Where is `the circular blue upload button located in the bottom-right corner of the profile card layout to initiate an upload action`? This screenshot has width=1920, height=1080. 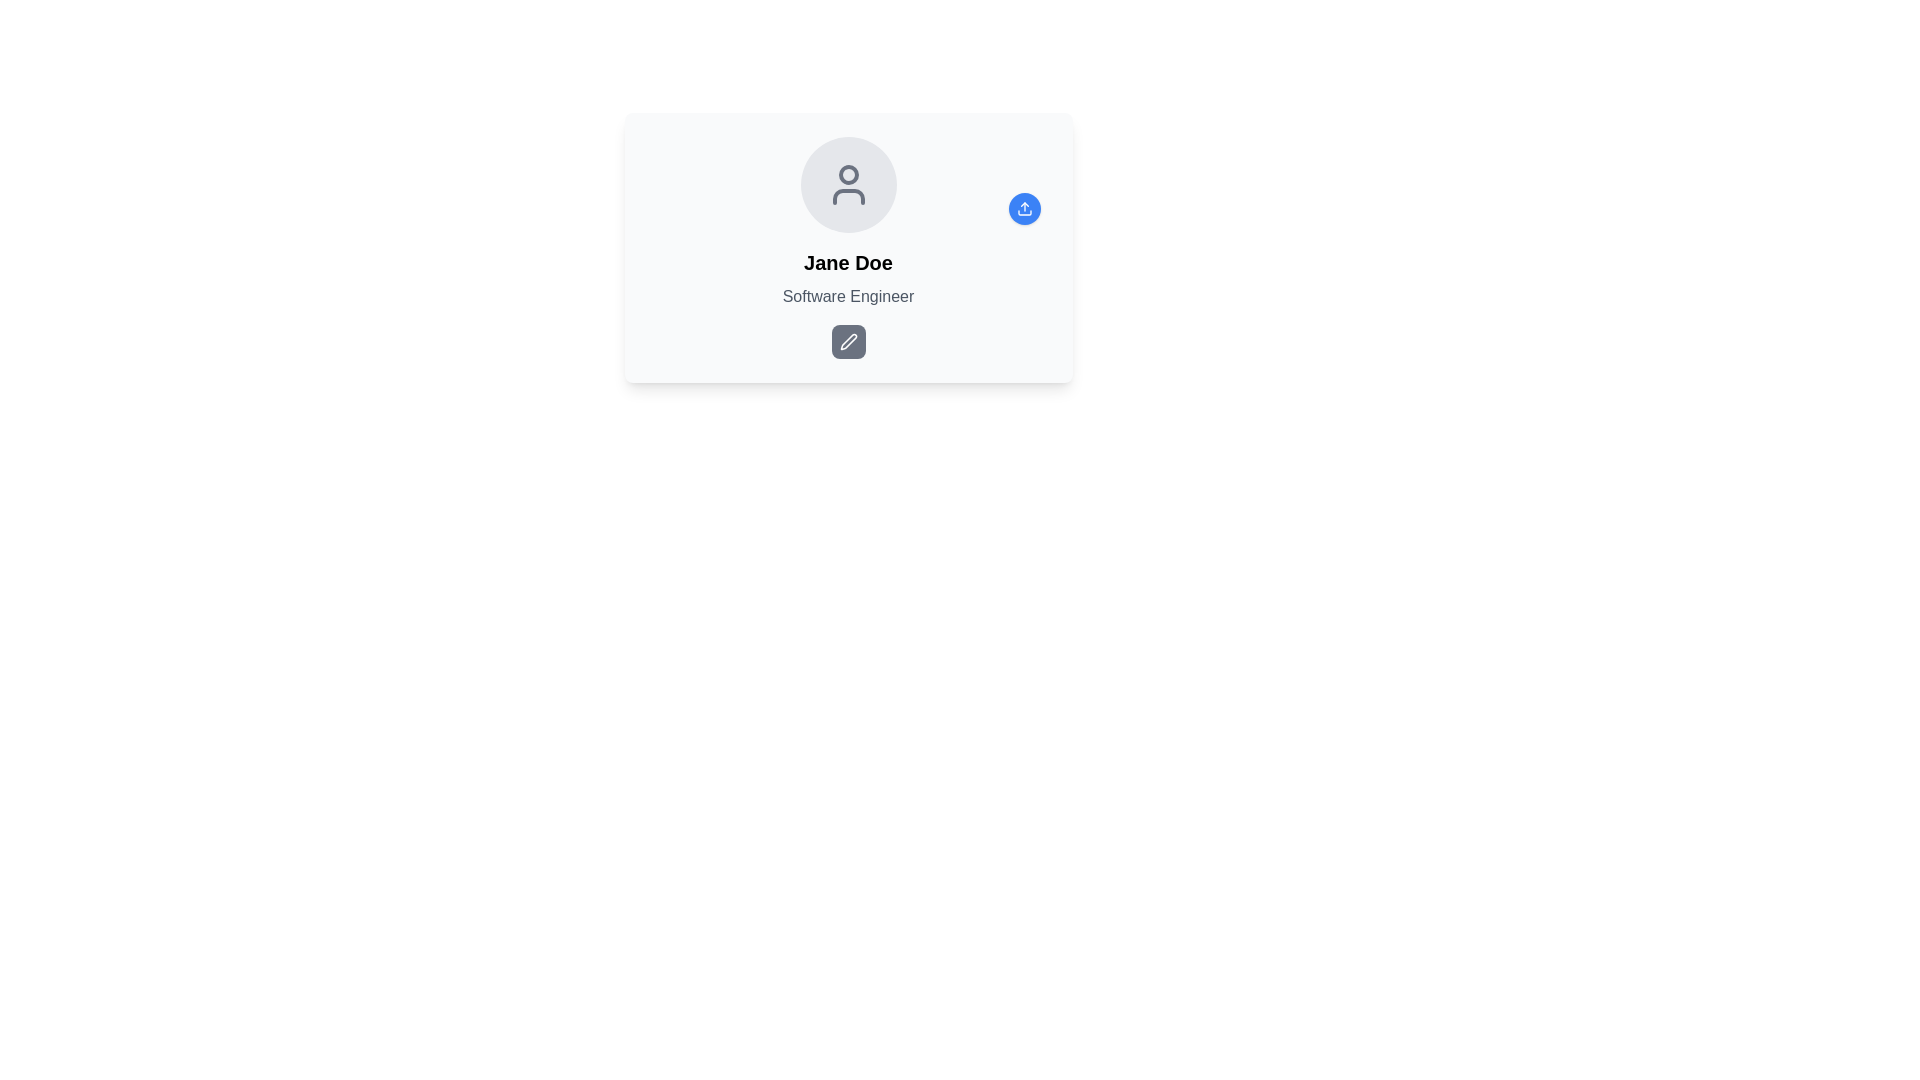
the circular blue upload button located in the bottom-right corner of the profile card layout to initiate an upload action is located at coordinates (1024, 208).